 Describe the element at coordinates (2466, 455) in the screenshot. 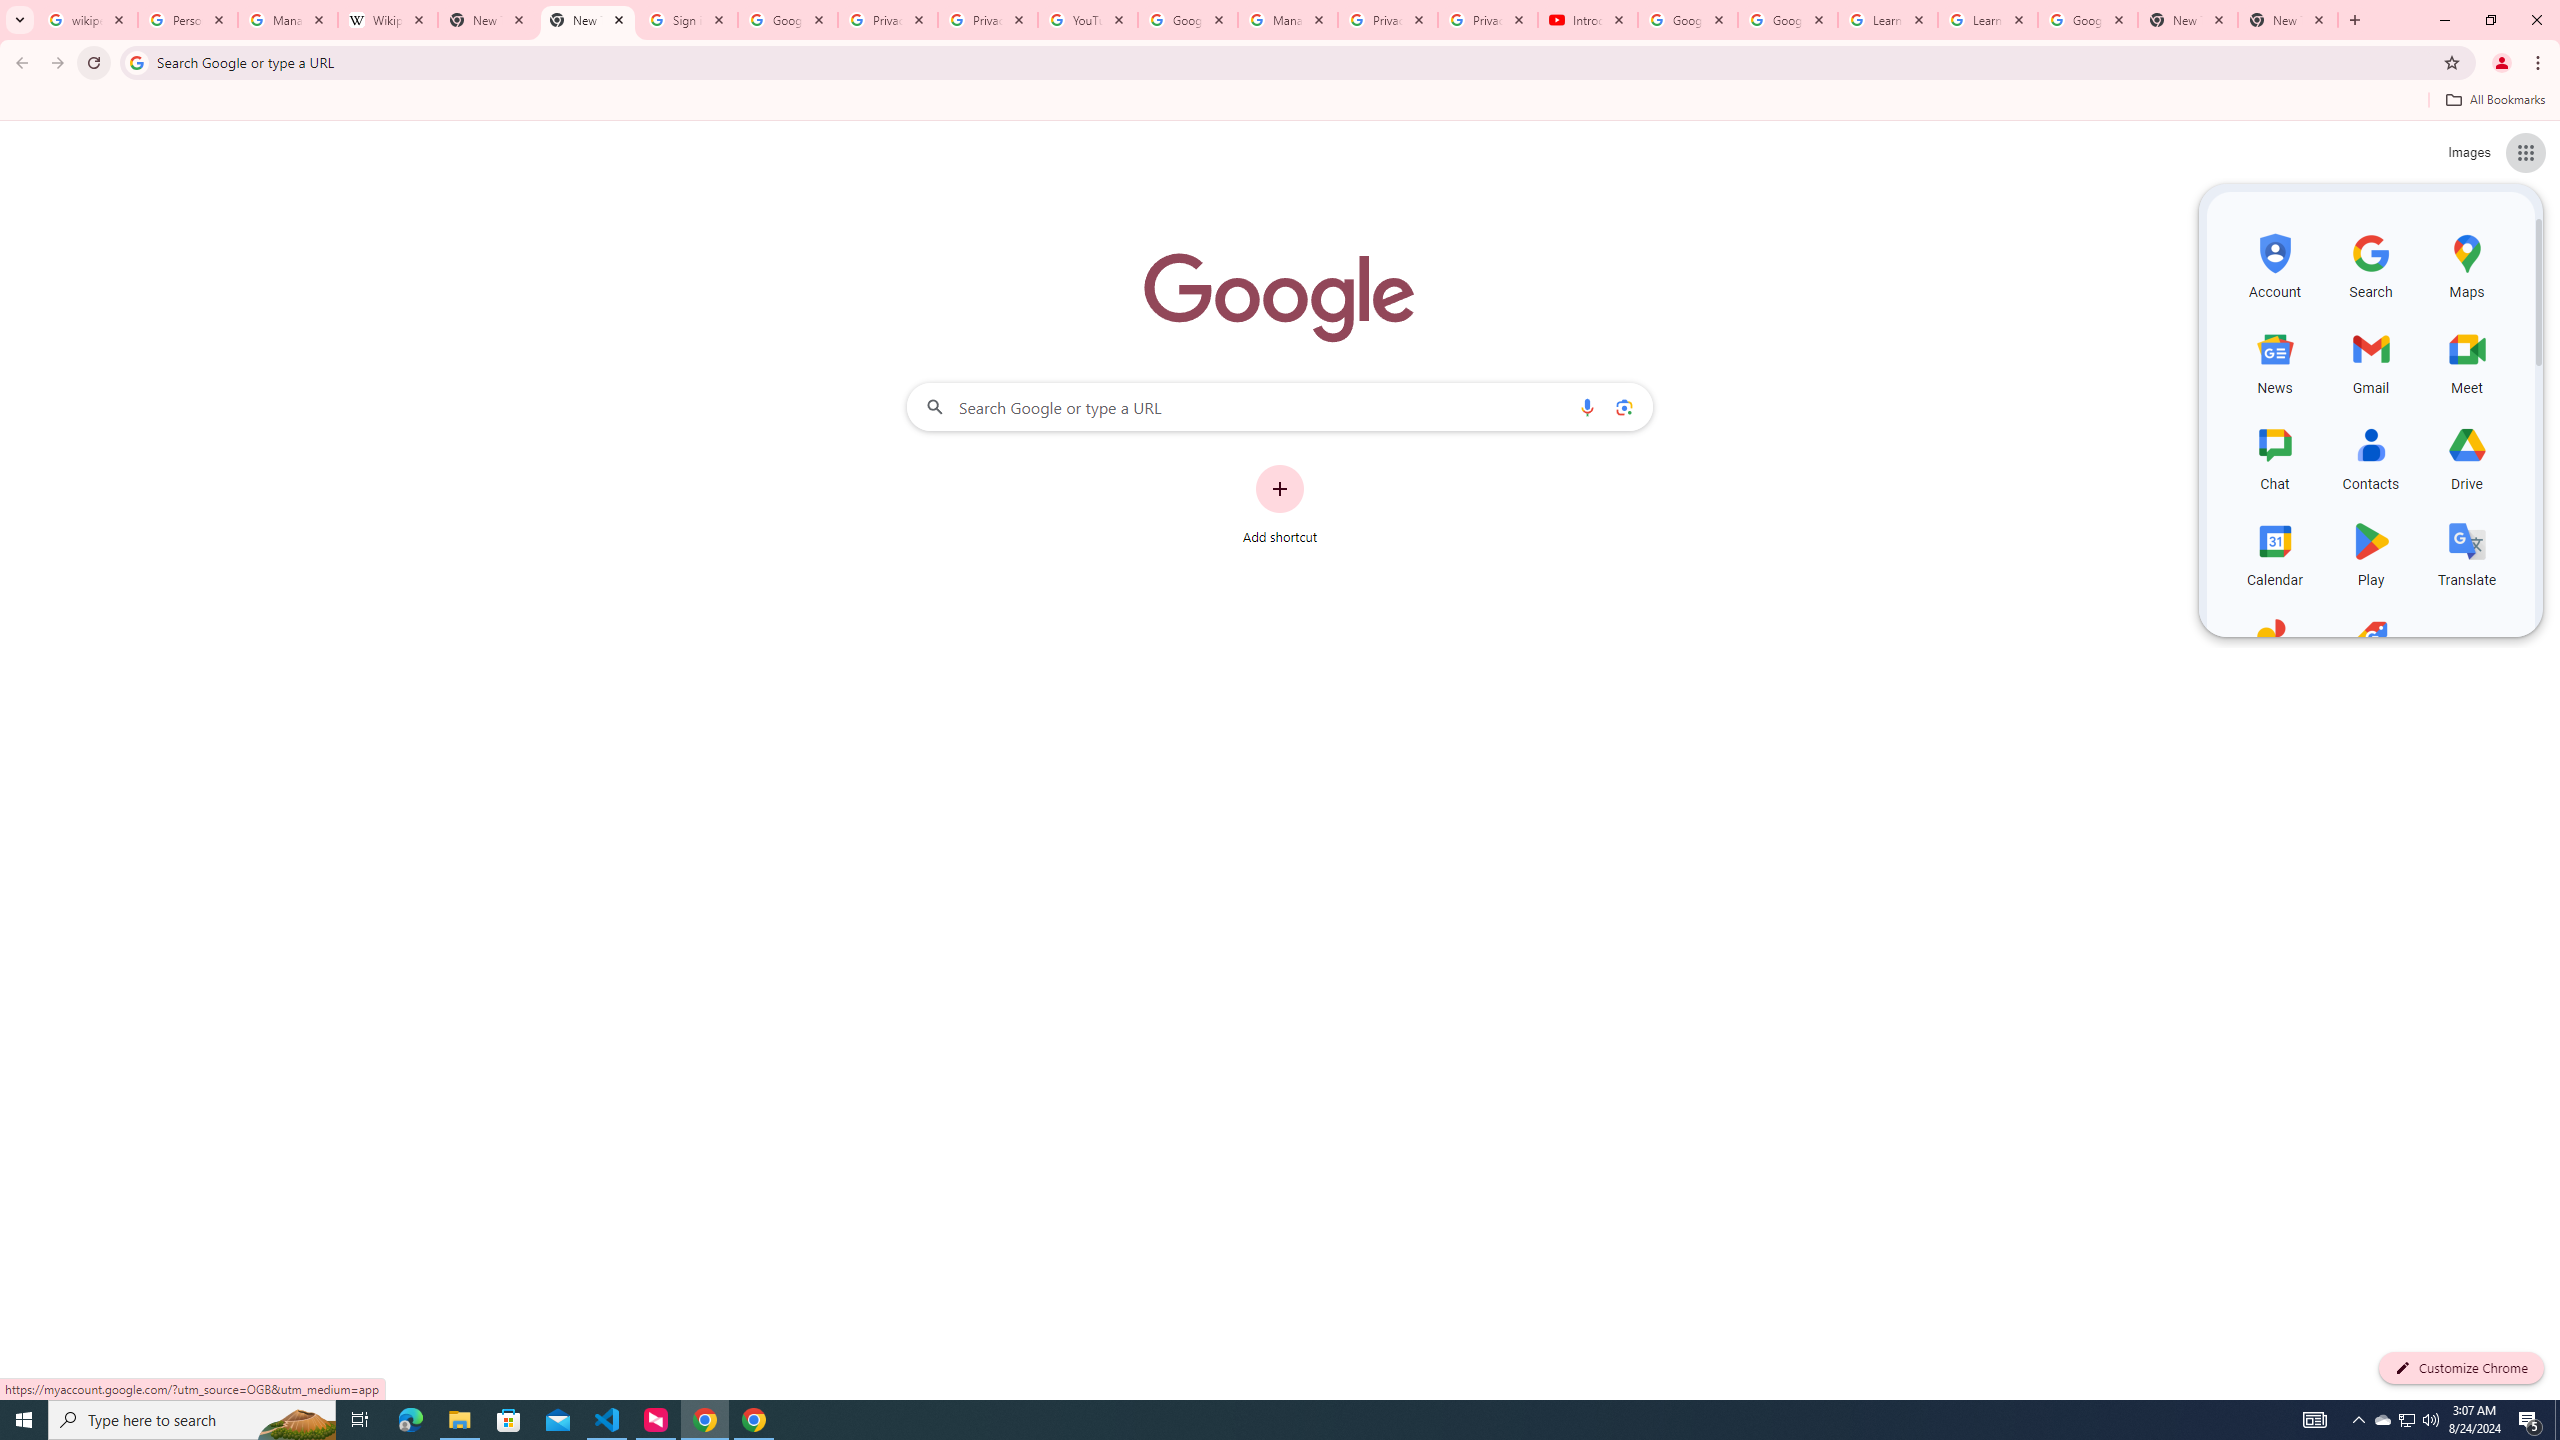

I see `'Drive, row 3 of 5 and column 3 of 3 in the first section'` at that location.